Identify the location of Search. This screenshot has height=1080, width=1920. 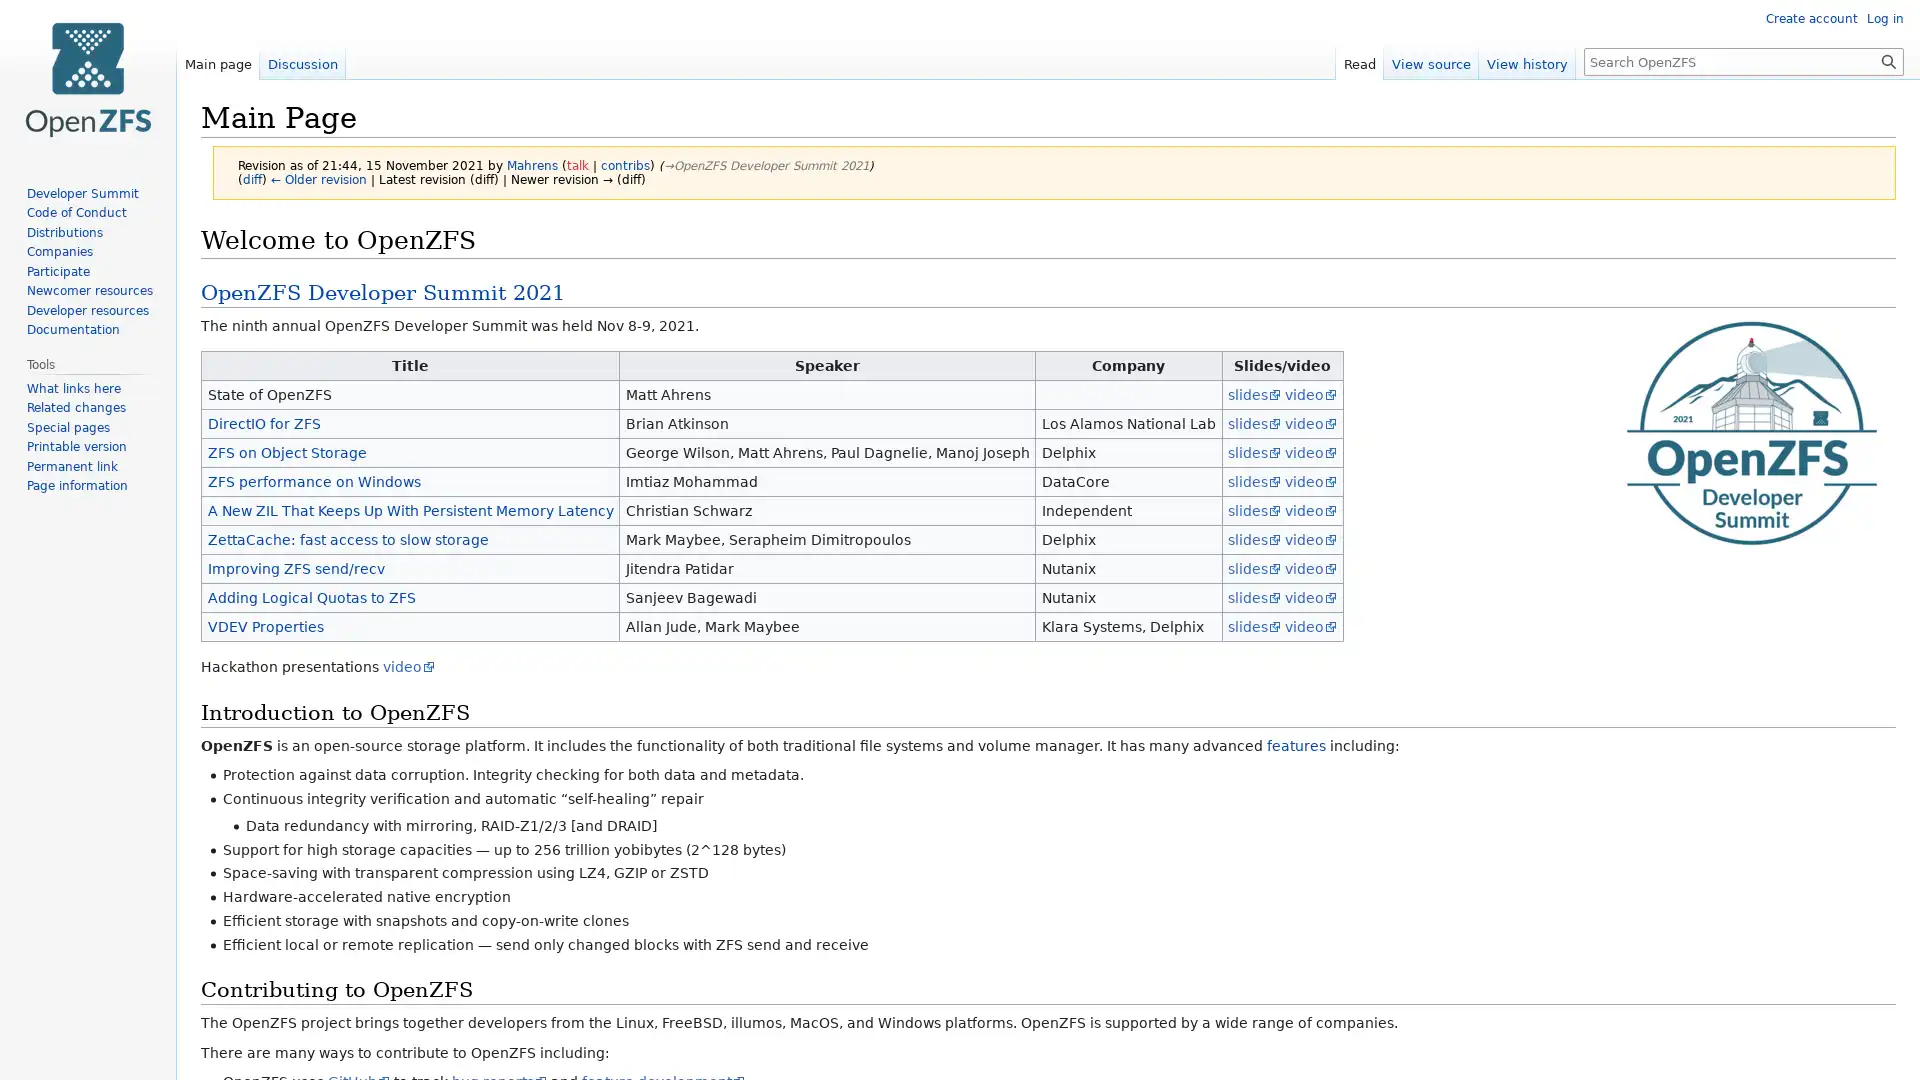
(1888, 60).